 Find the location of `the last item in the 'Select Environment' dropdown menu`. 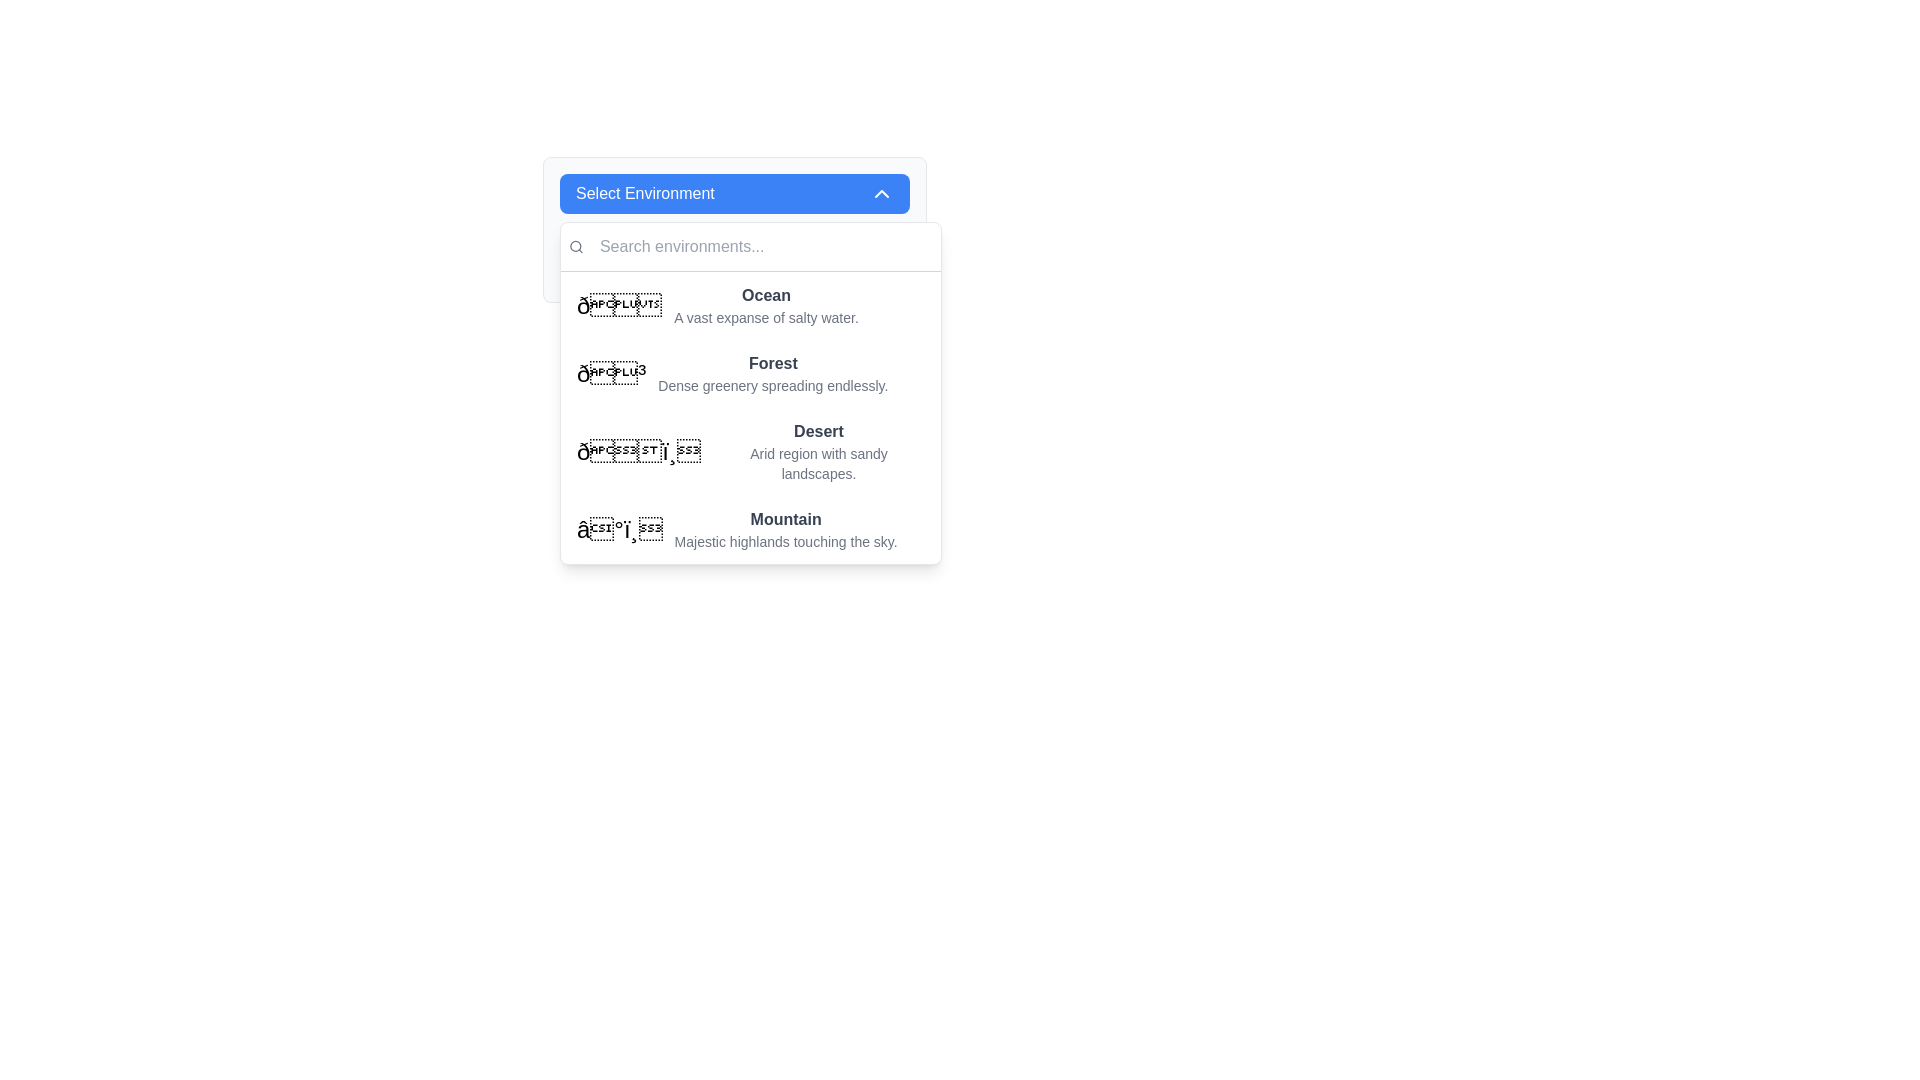

the last item in the 'Select Environment' dropdown menu is located at coordinates (736, 528).